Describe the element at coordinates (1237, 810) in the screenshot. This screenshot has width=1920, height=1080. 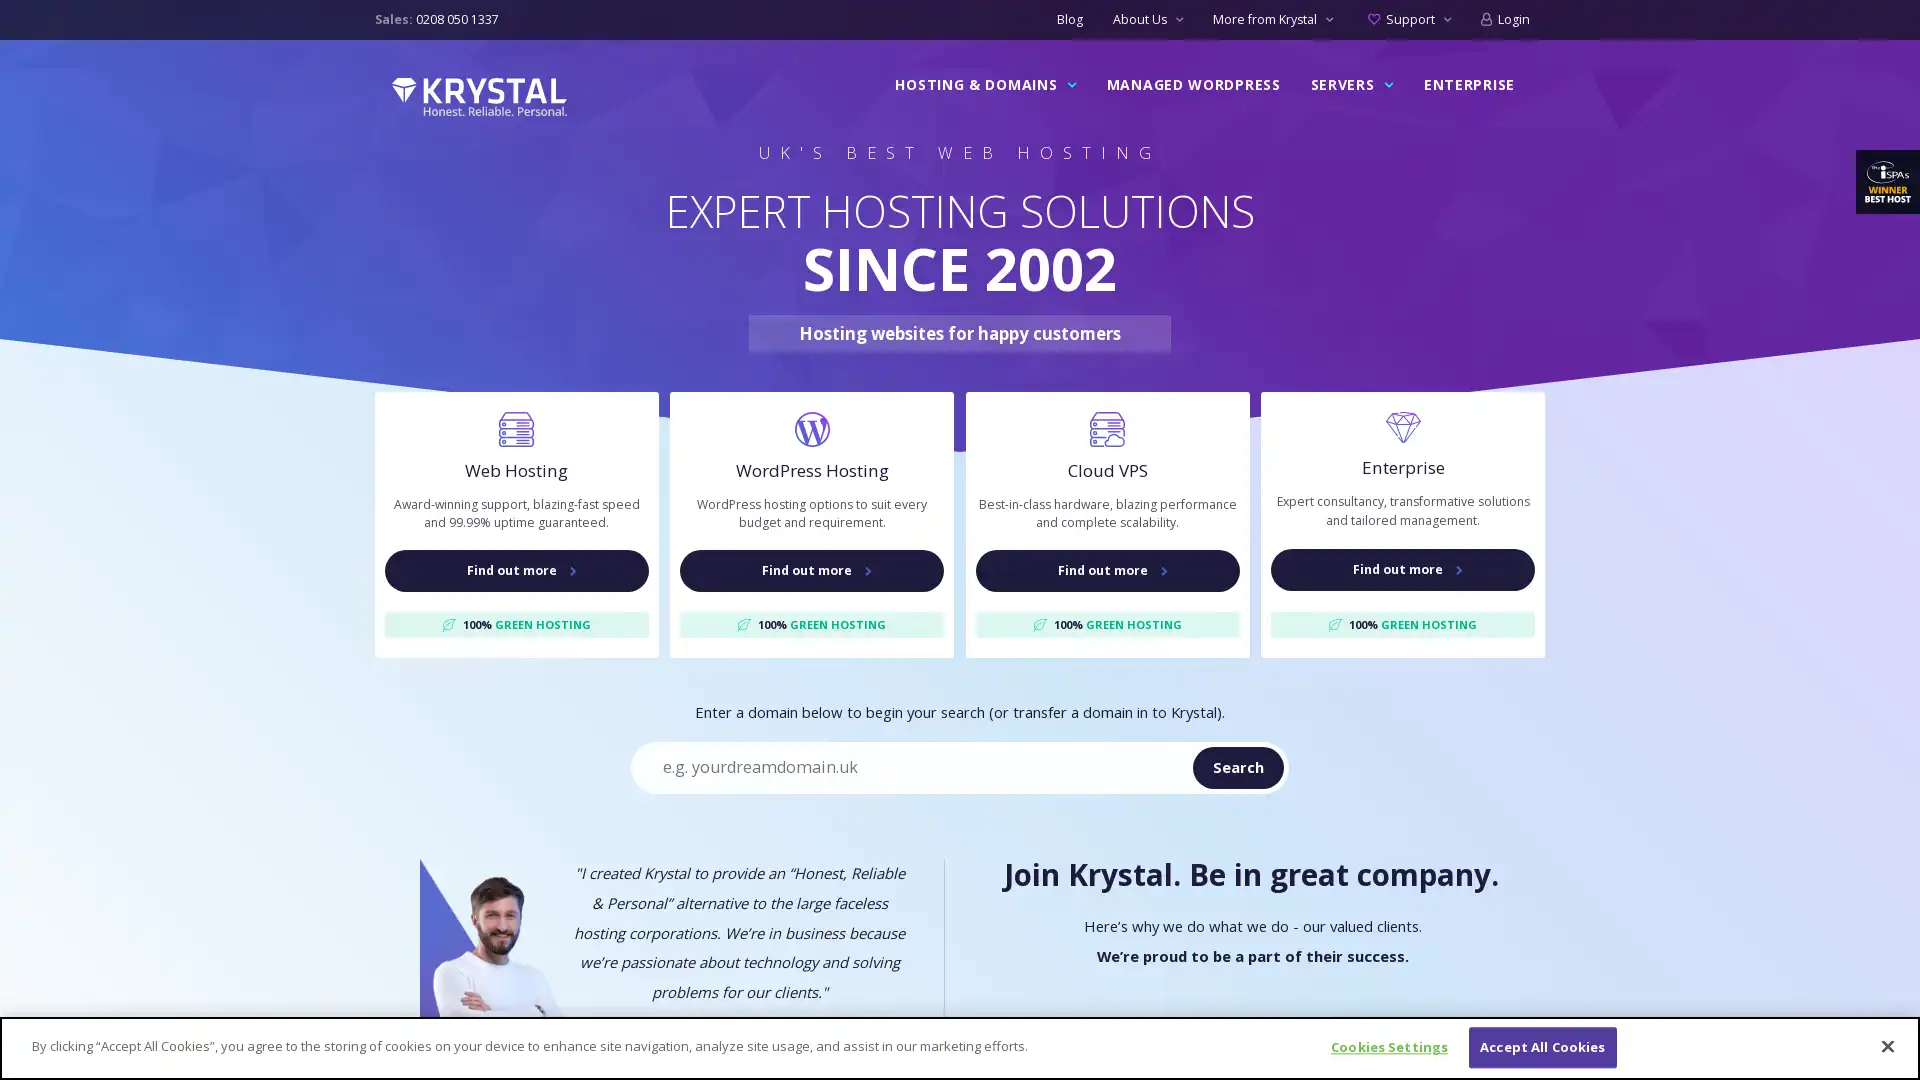
I see `Search` at that location.